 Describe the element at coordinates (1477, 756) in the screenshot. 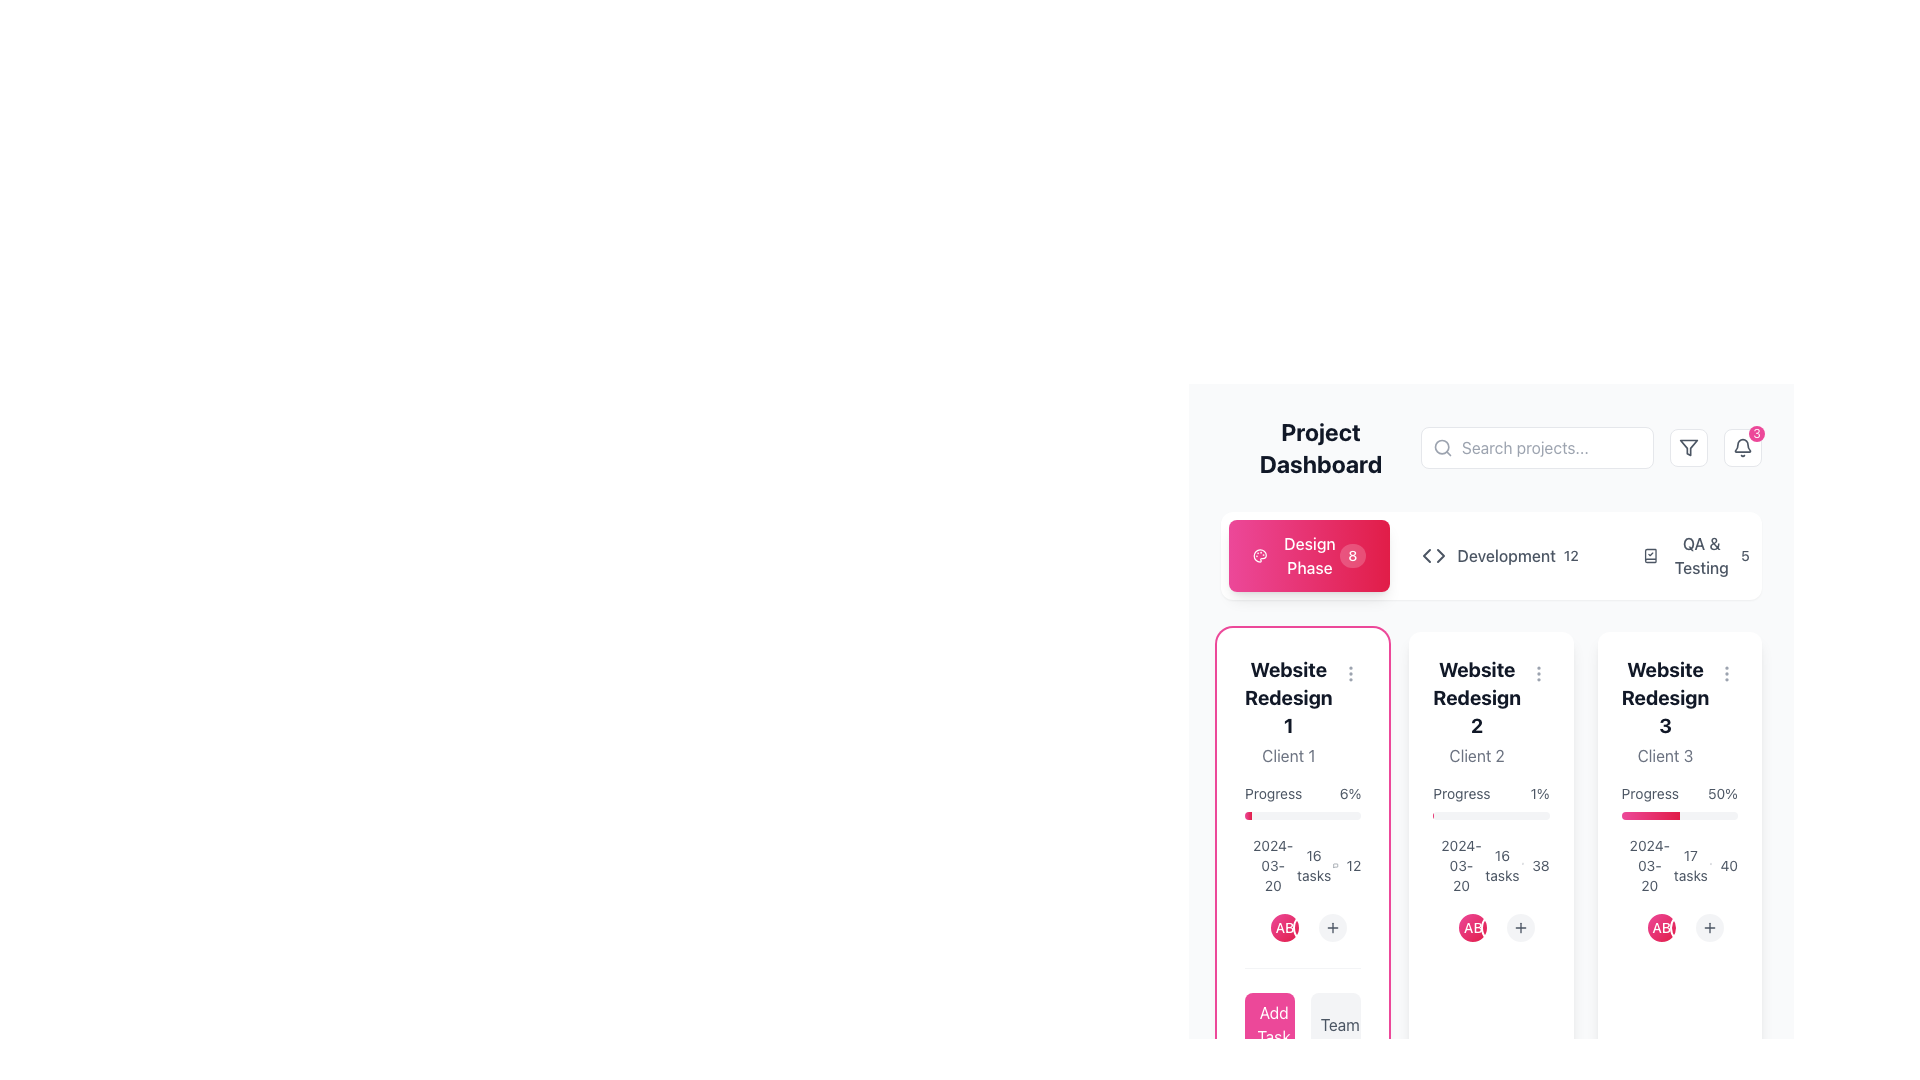

I see `the static text label displaying the client's name, located within the second project card below 'Website Redesign 2' and above the progress section` at that location.